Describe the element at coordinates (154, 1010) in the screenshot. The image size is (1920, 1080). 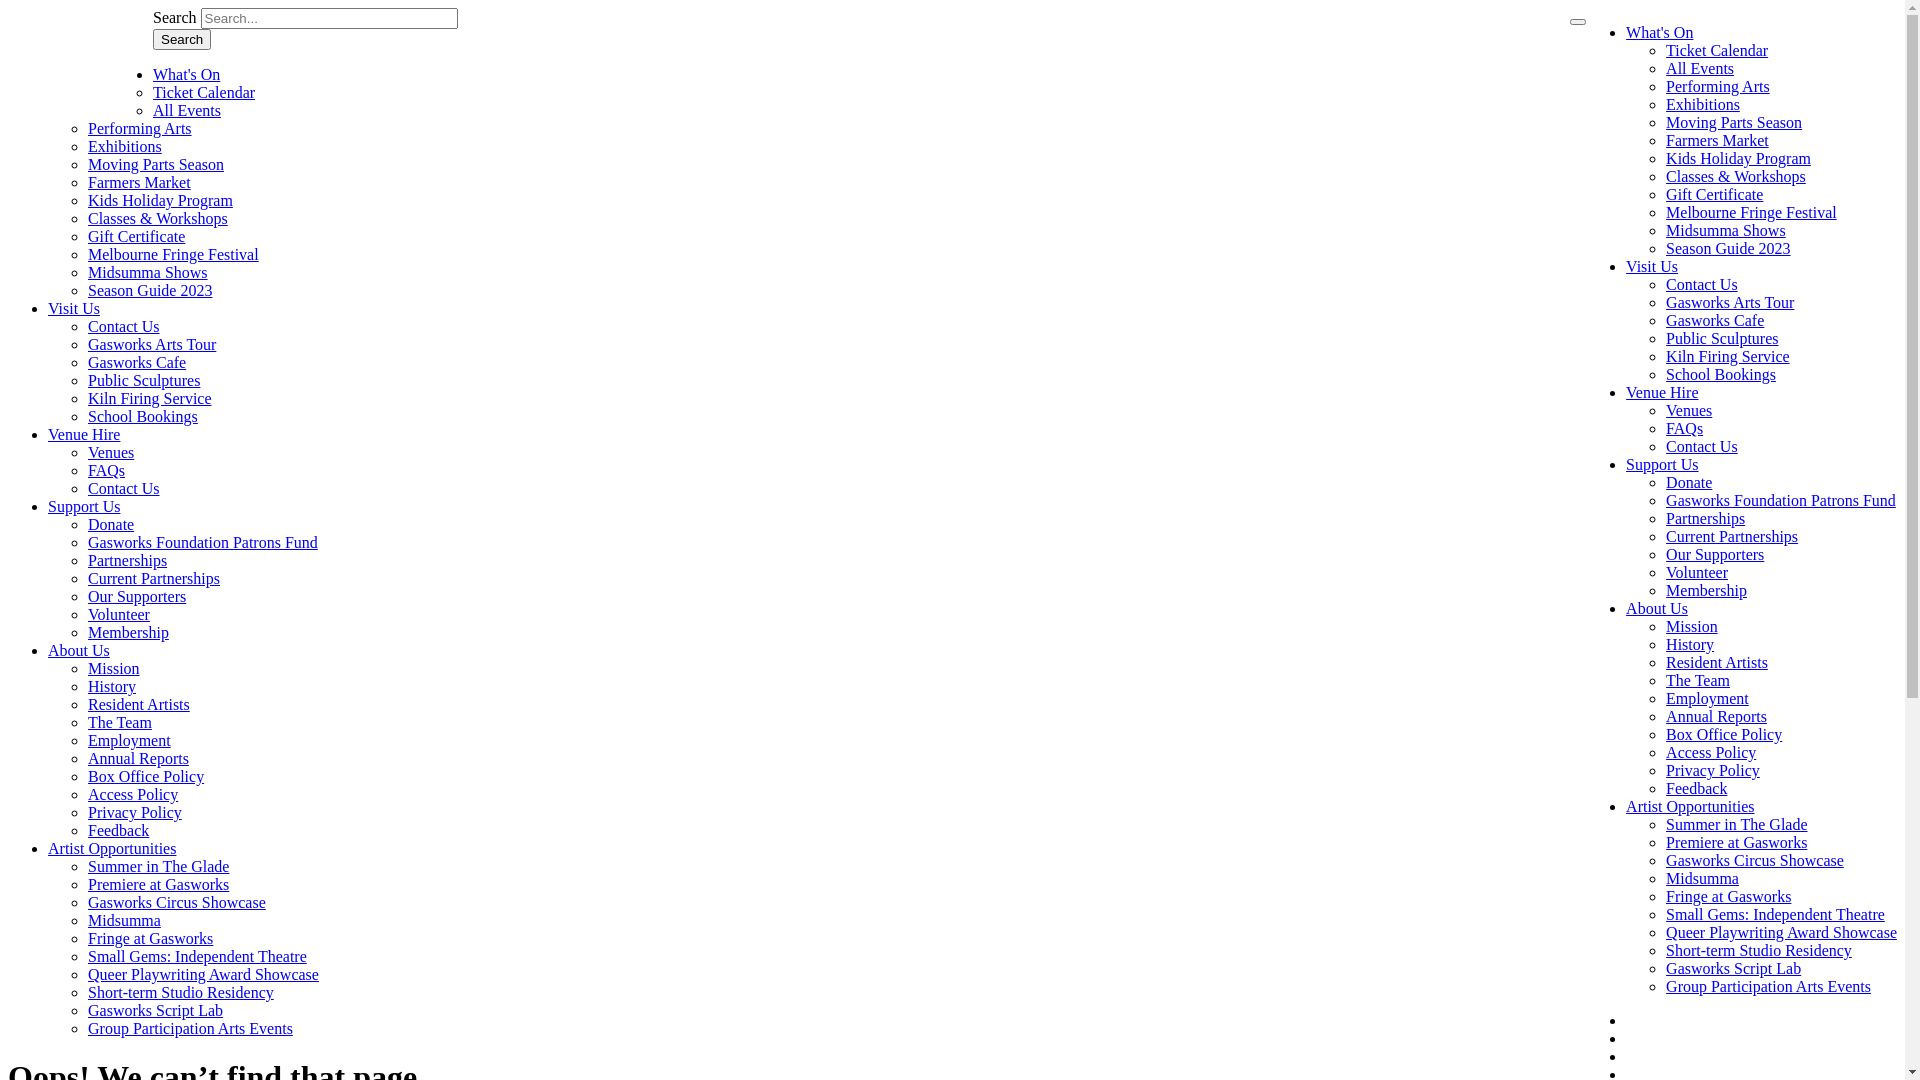
I see `'Gasworks Script Lab'` at that location.